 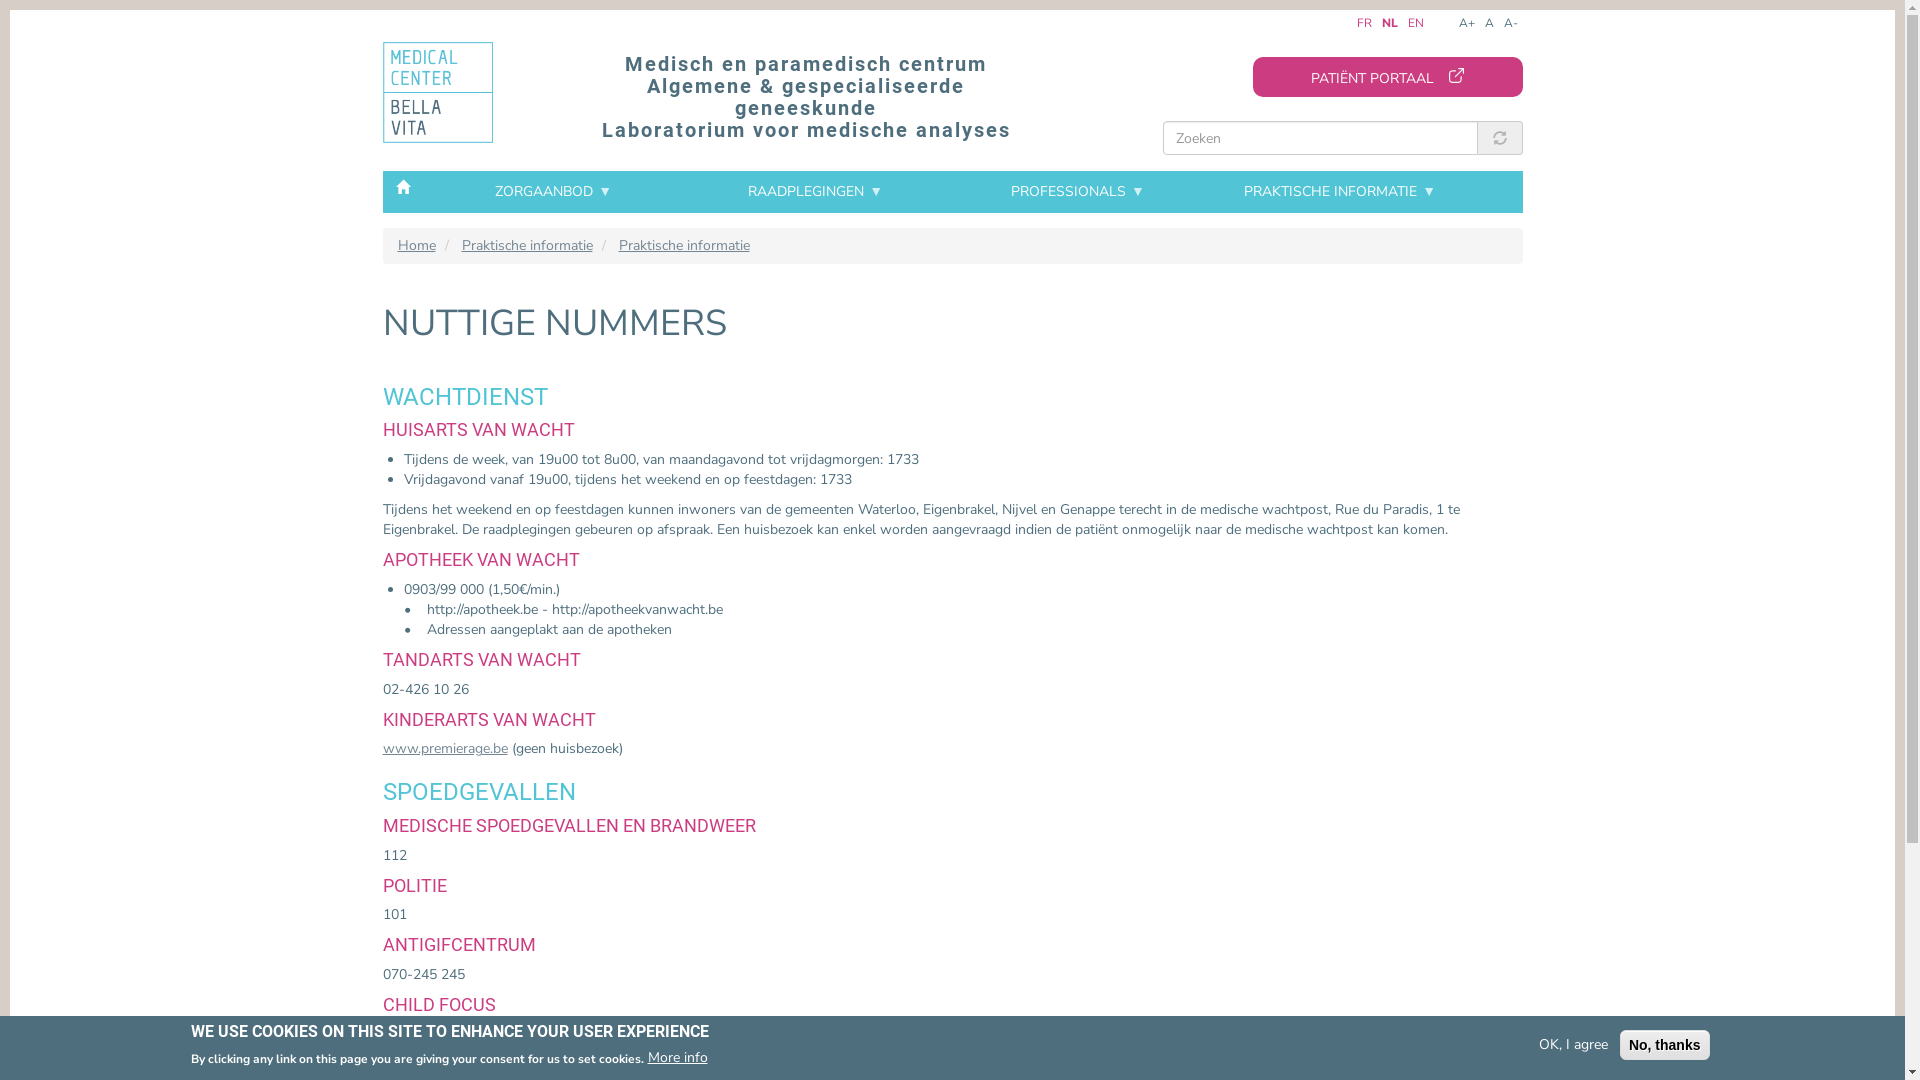 I want to click on 'MULTIDISCIPLINAIRE KLINIEKEN', so click(x=510, y=478).